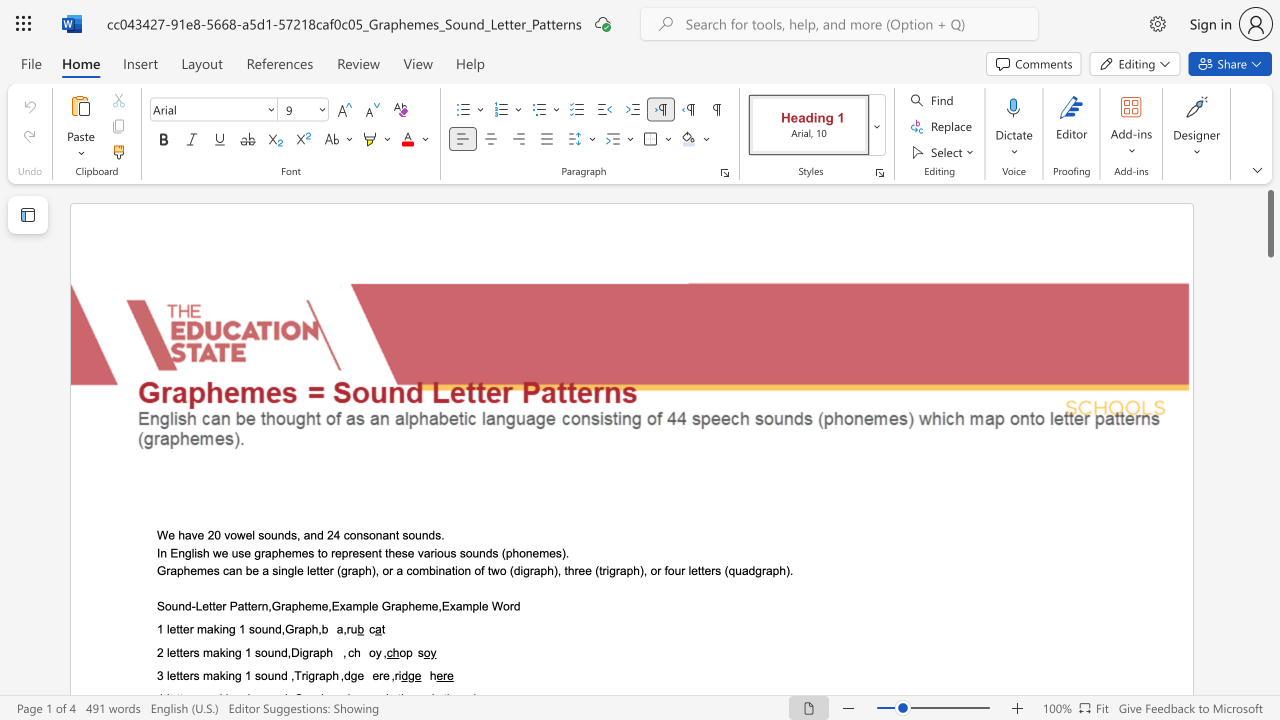 This screenshot has height=720, width=1280. What do you see at coordinates (1269, 318) in the screenshot?
I see `the scrollbar on the side` at bounding box center [1269, 318].